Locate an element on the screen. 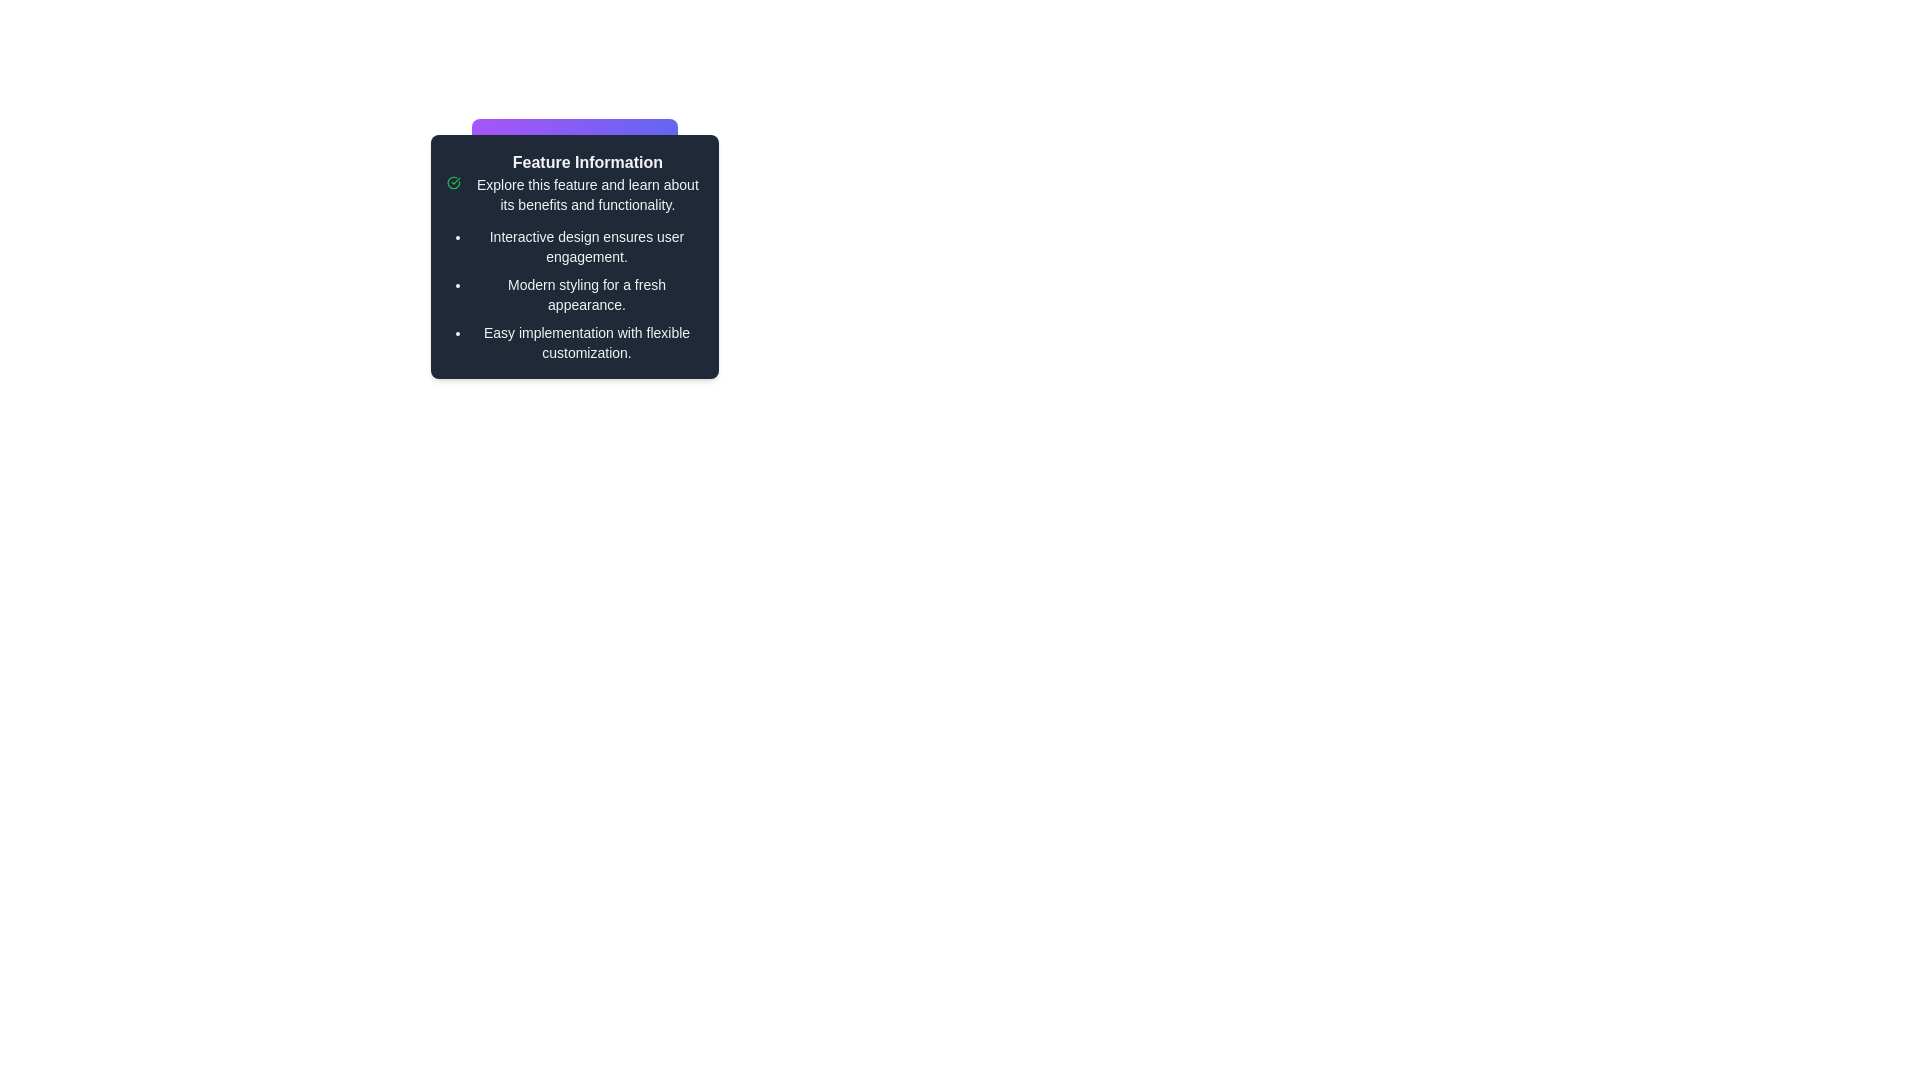 Image resolution: width=1920 pixels, height=1080 pixels. third bullet point text in the vertically arranged list of features, which emphasizes the adaptability and ease of use of the product or service is located at coordinates (585, 342).